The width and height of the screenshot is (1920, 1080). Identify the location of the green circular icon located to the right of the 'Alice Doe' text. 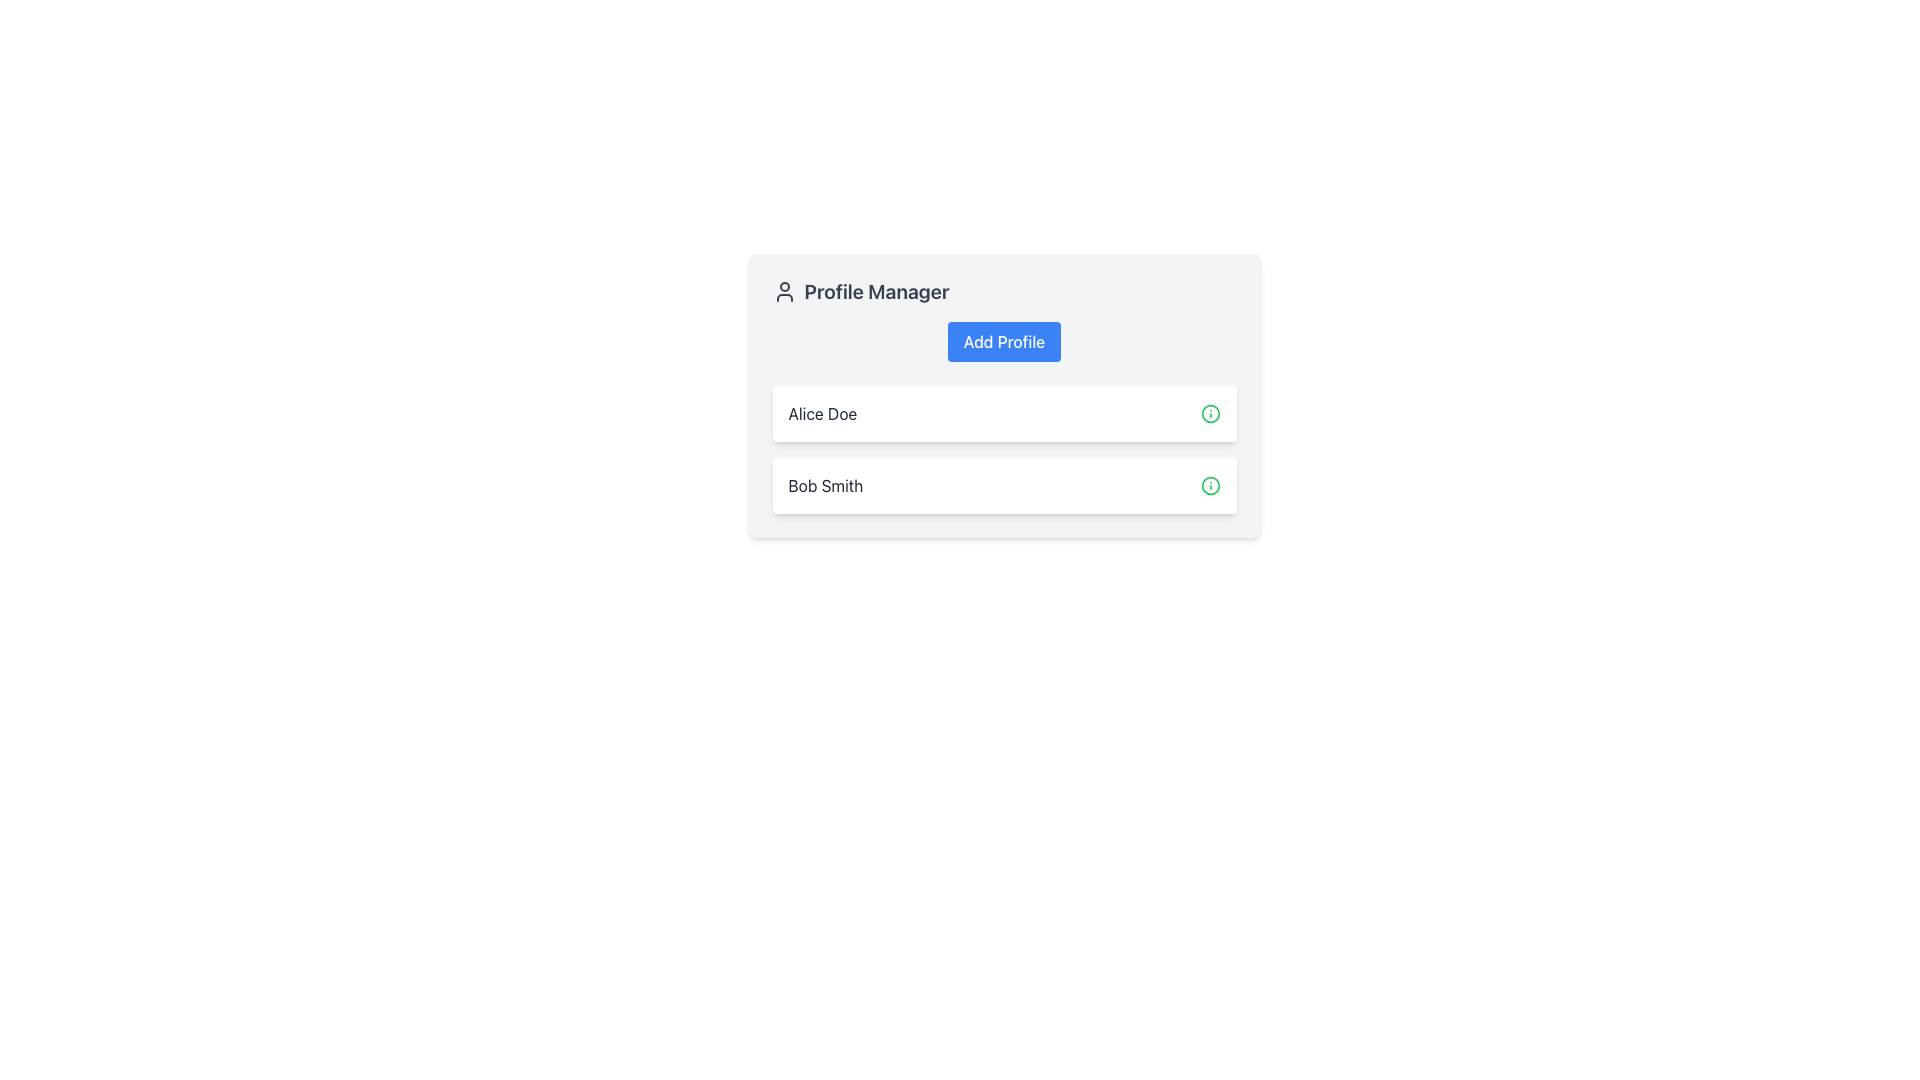
(1209, 412).